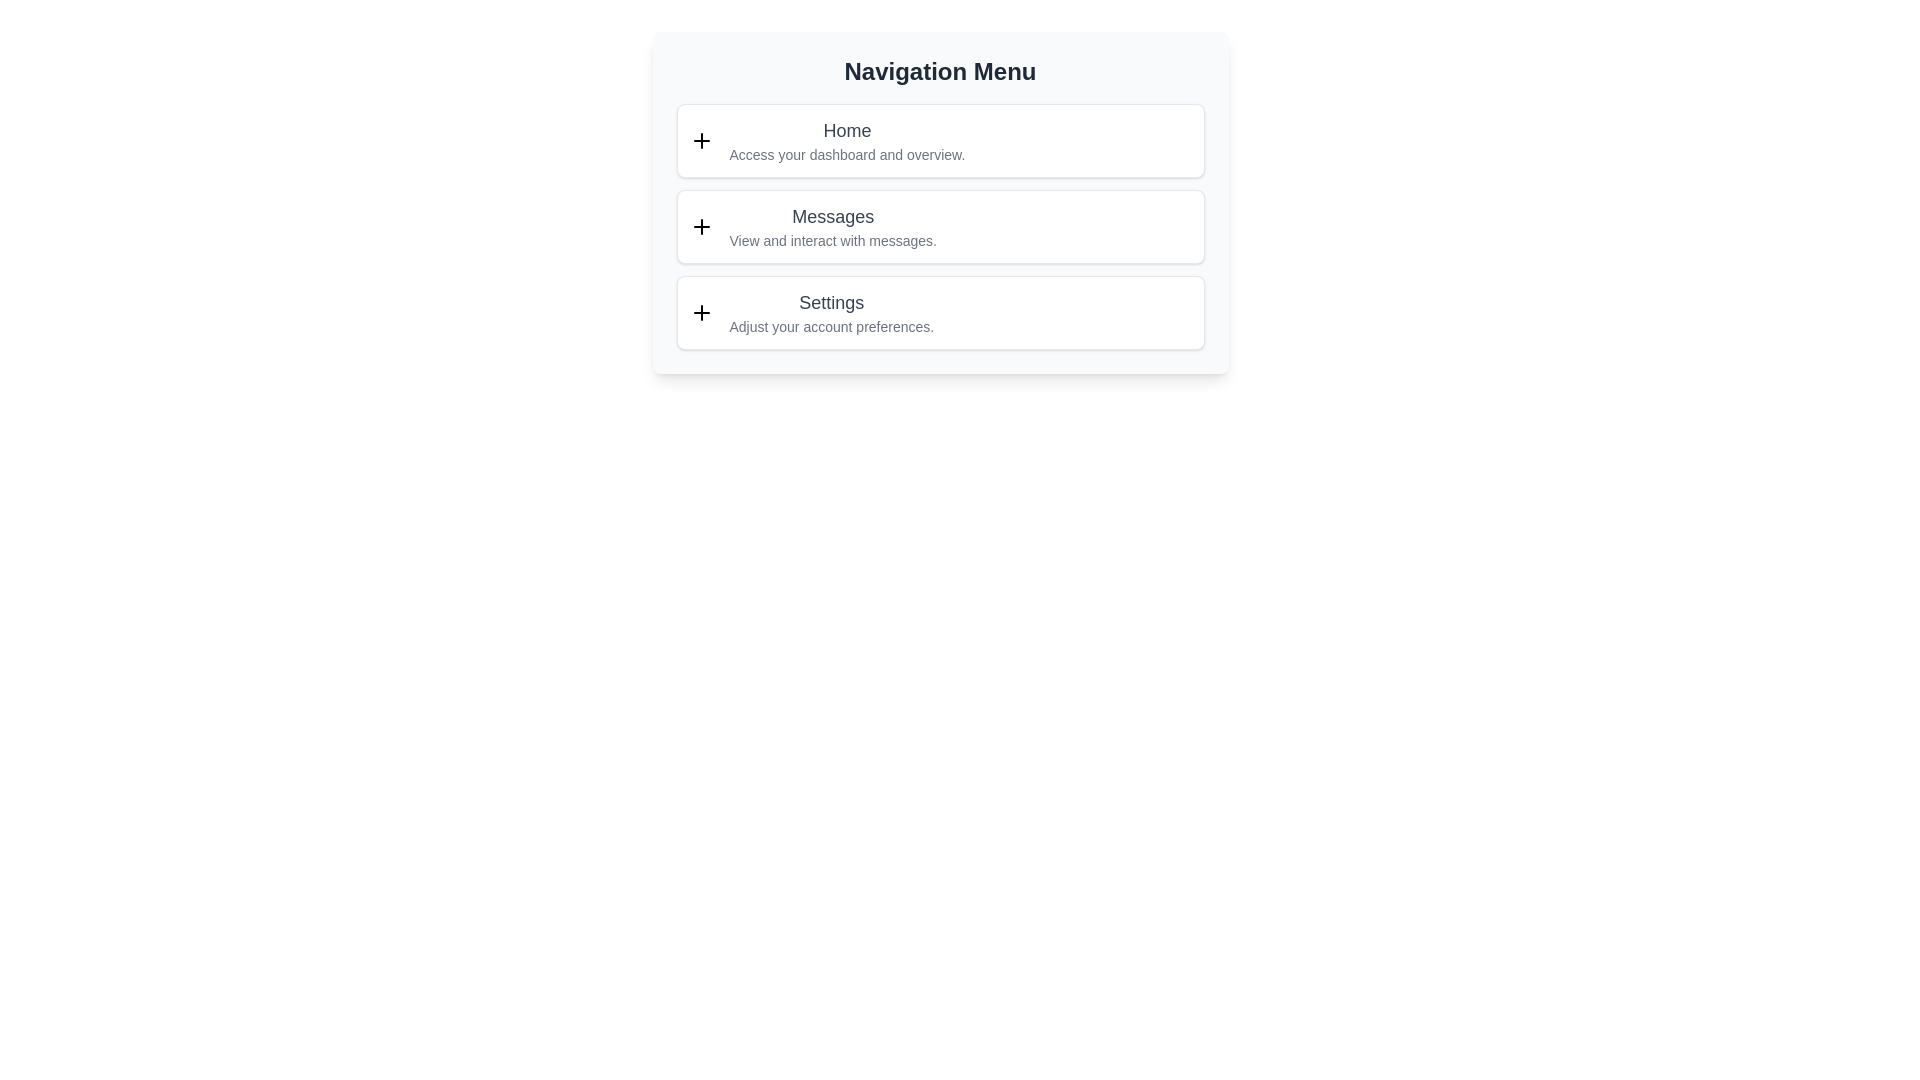 The height and width of the screenshot is (1080, 1920). I want to click on the Text Label that serves as a title for the associated menu option located in the middle of the navigation menu, specifically the third option above the description text 'Adjust your account preferences.', so click(831, 303).